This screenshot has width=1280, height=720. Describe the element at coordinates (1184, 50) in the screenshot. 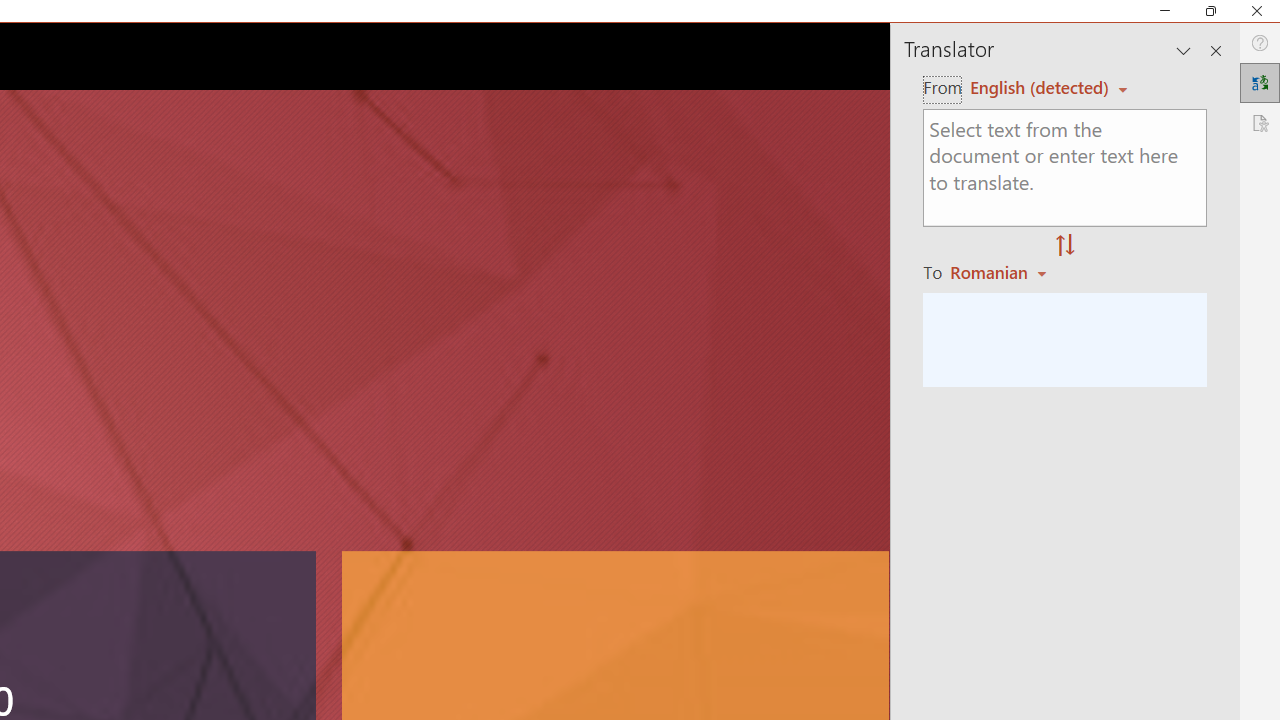

I see `'Task Pane Options'` at that location.